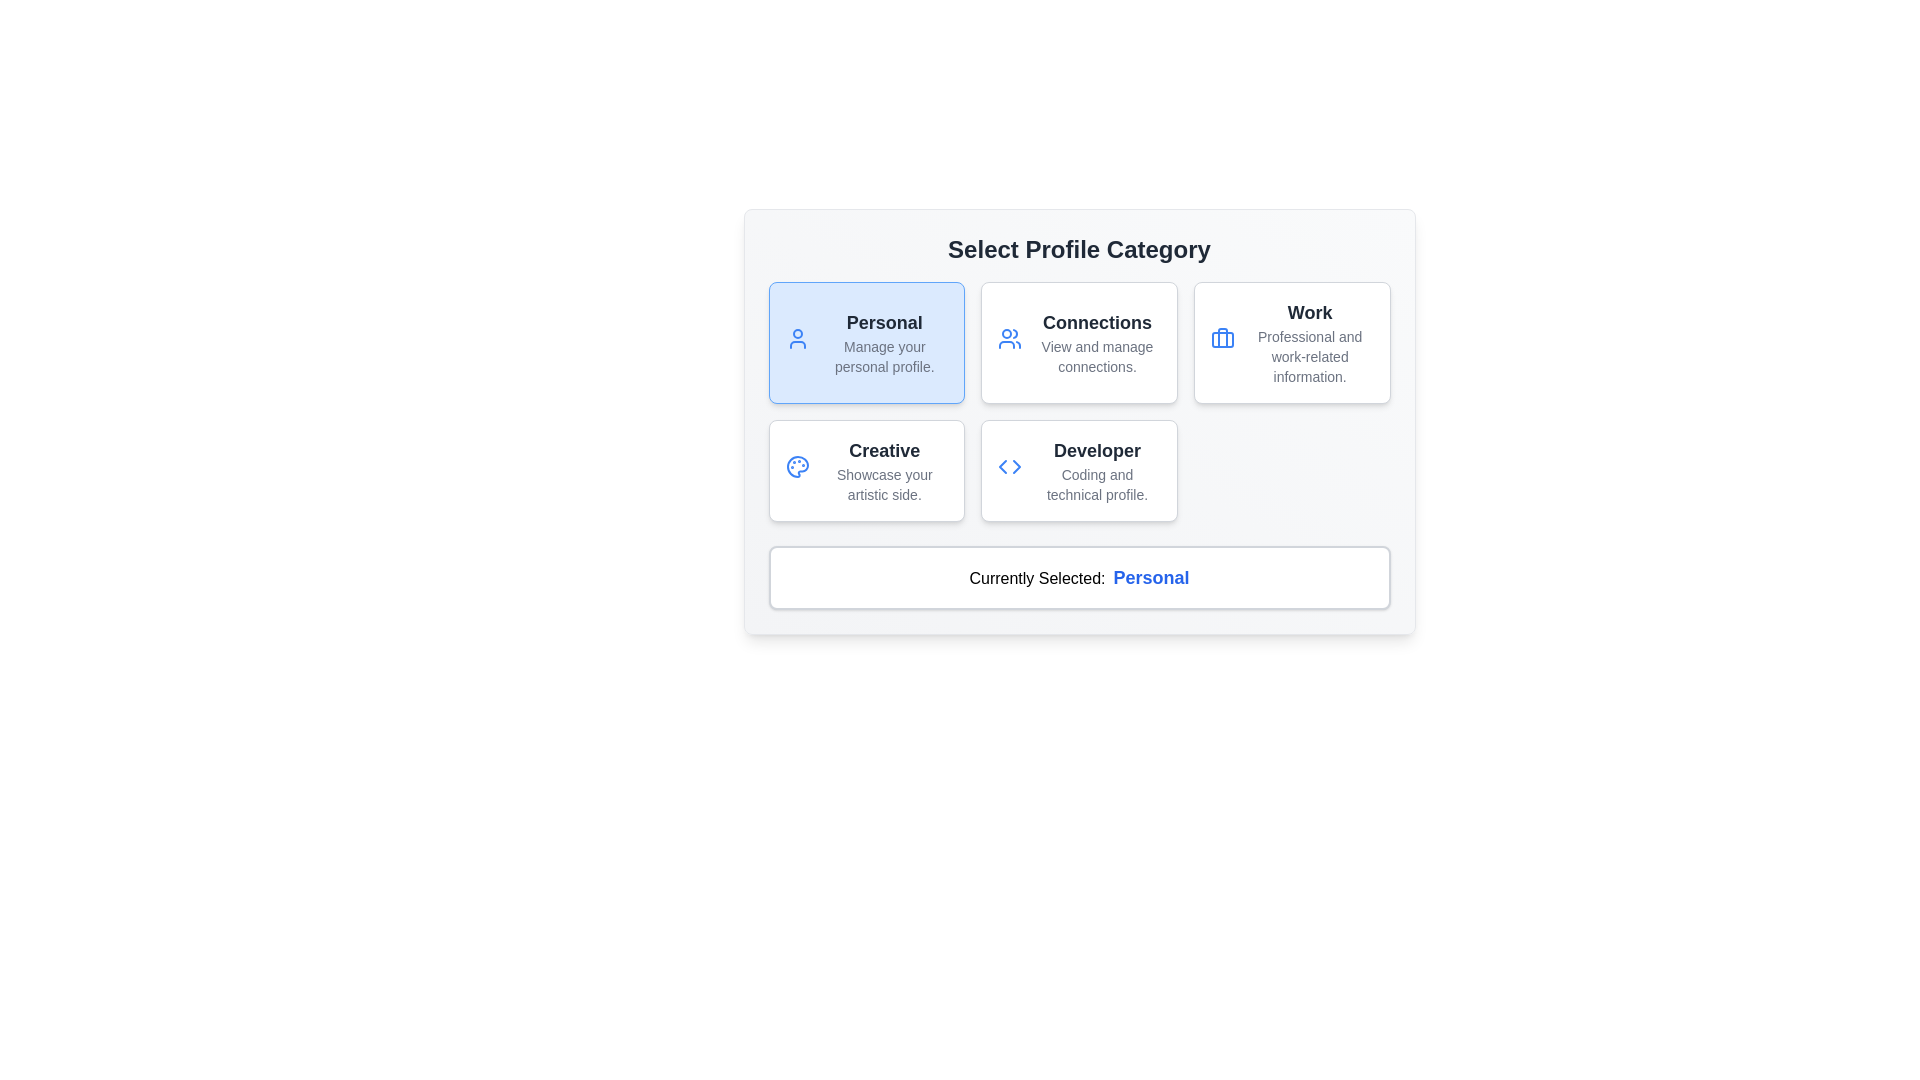  I want to click on the 'Personal' profile category icon located in the leftmost card of the 'Select Profile Category' section, positioned above the text 'Manage your personal profile.', so click(796, 342).